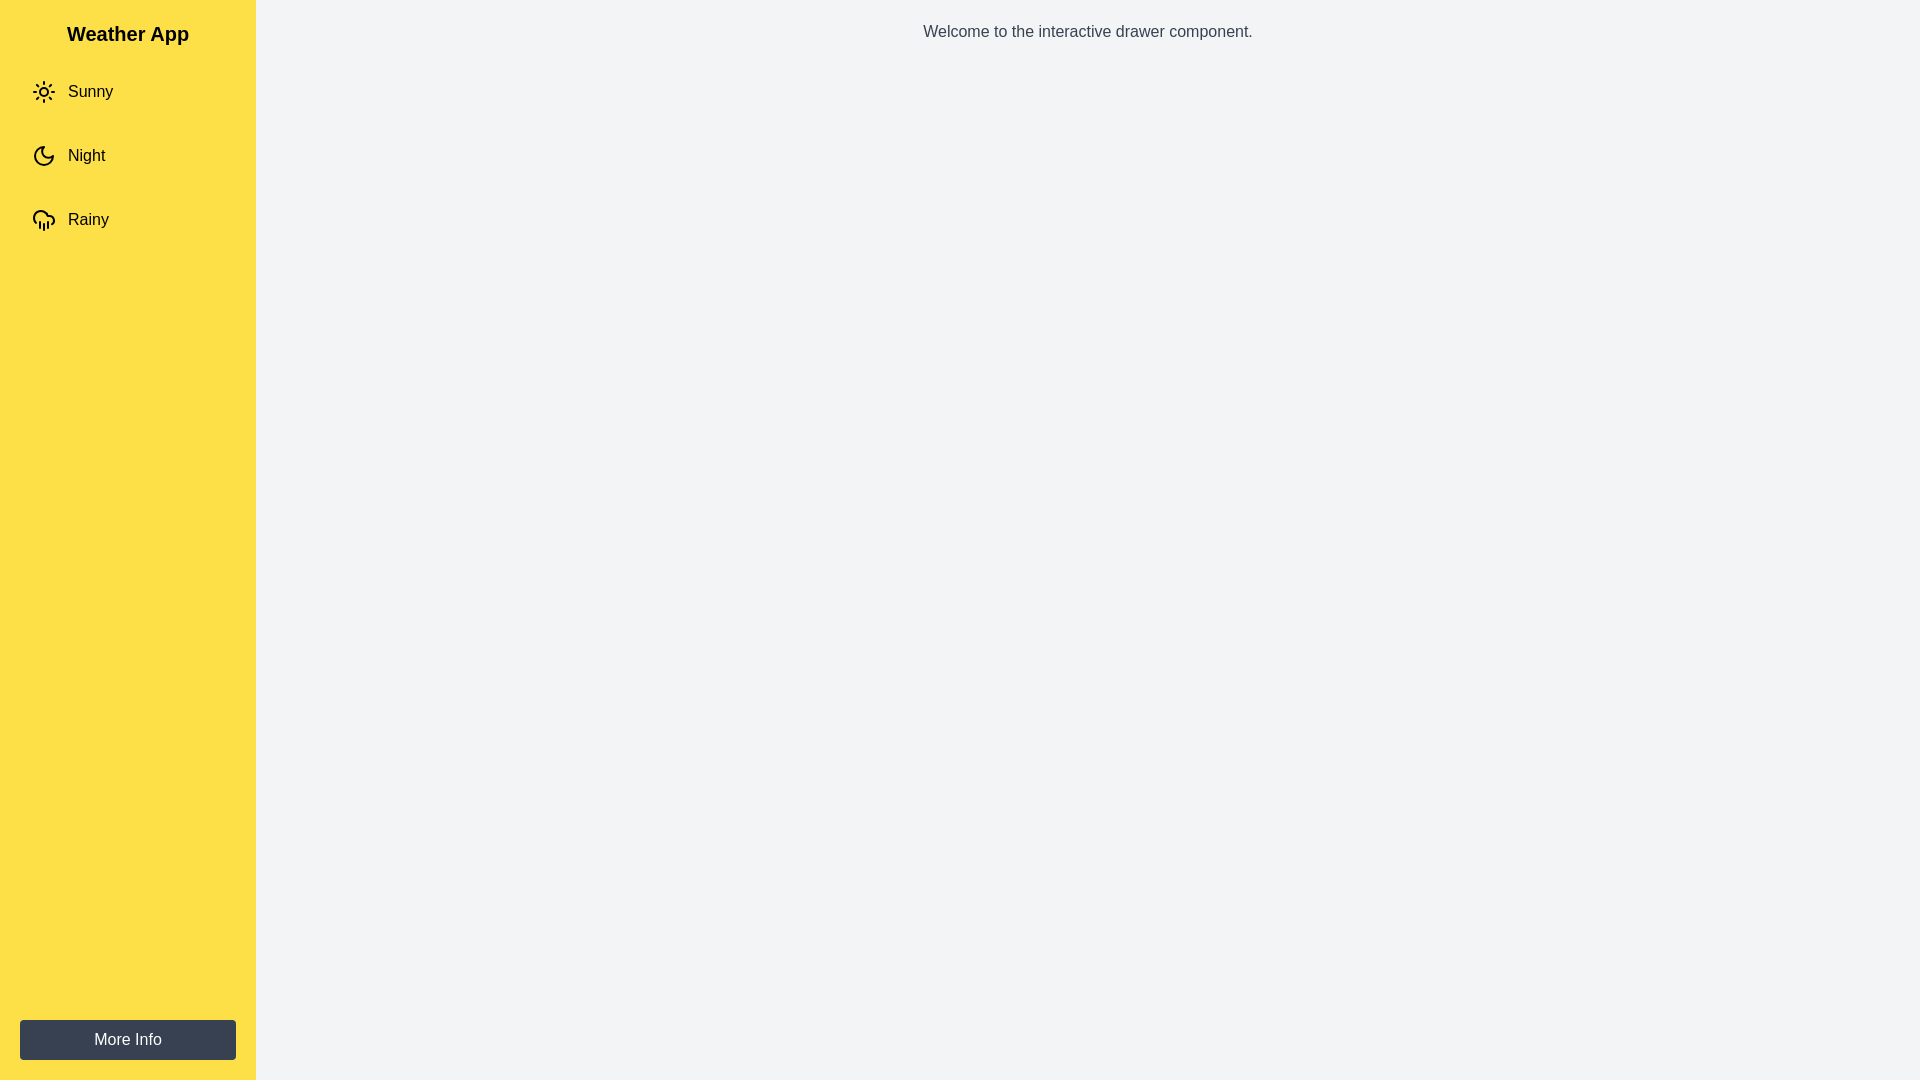 This screenshot has width=1920, height=1080. I want to click on the 'Sunny' weather option item in the sidebar, so click(127, 92).